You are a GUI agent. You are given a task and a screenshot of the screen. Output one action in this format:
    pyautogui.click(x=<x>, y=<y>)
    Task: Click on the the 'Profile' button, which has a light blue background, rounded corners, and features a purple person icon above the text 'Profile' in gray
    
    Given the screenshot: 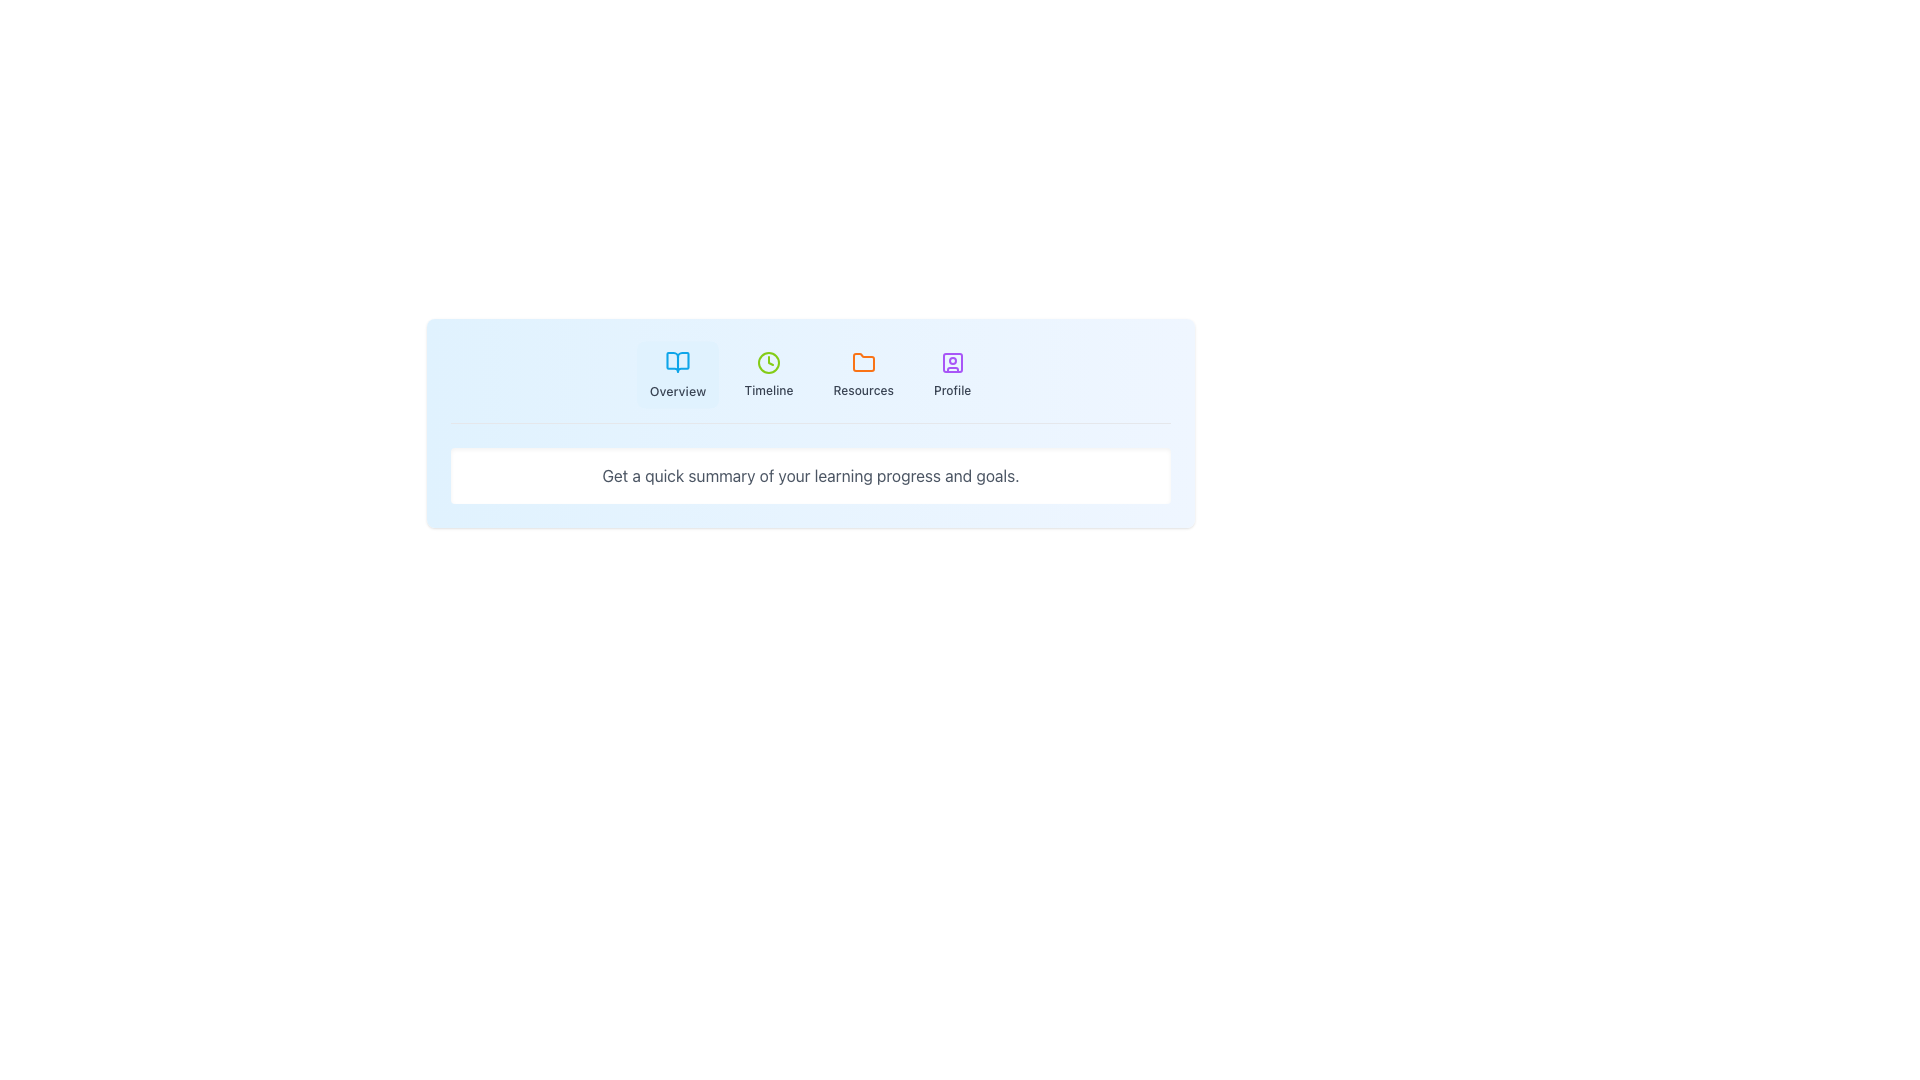 What is the action you would take?
    pyautogui.click(x=951, y=374)
    